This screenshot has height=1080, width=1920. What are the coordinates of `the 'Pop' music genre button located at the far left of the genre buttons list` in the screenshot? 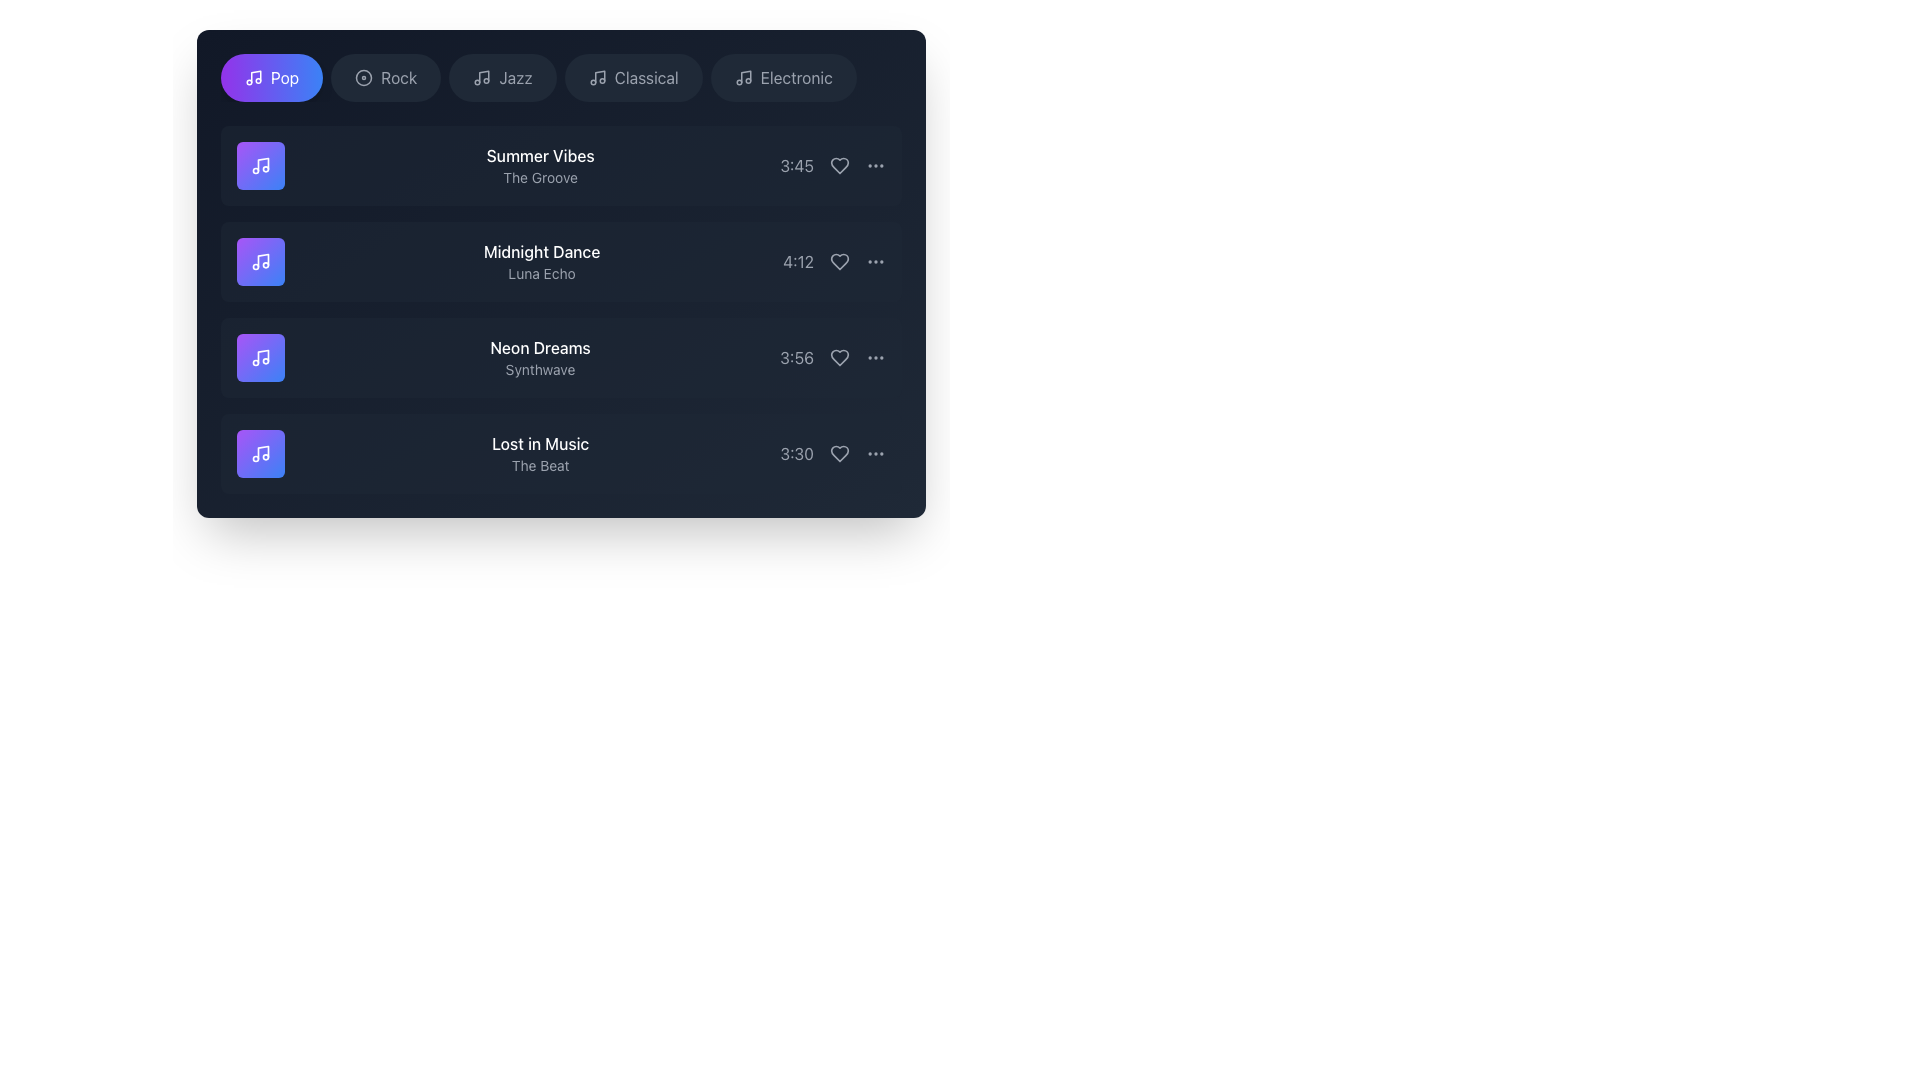 It's located at (271, 76).